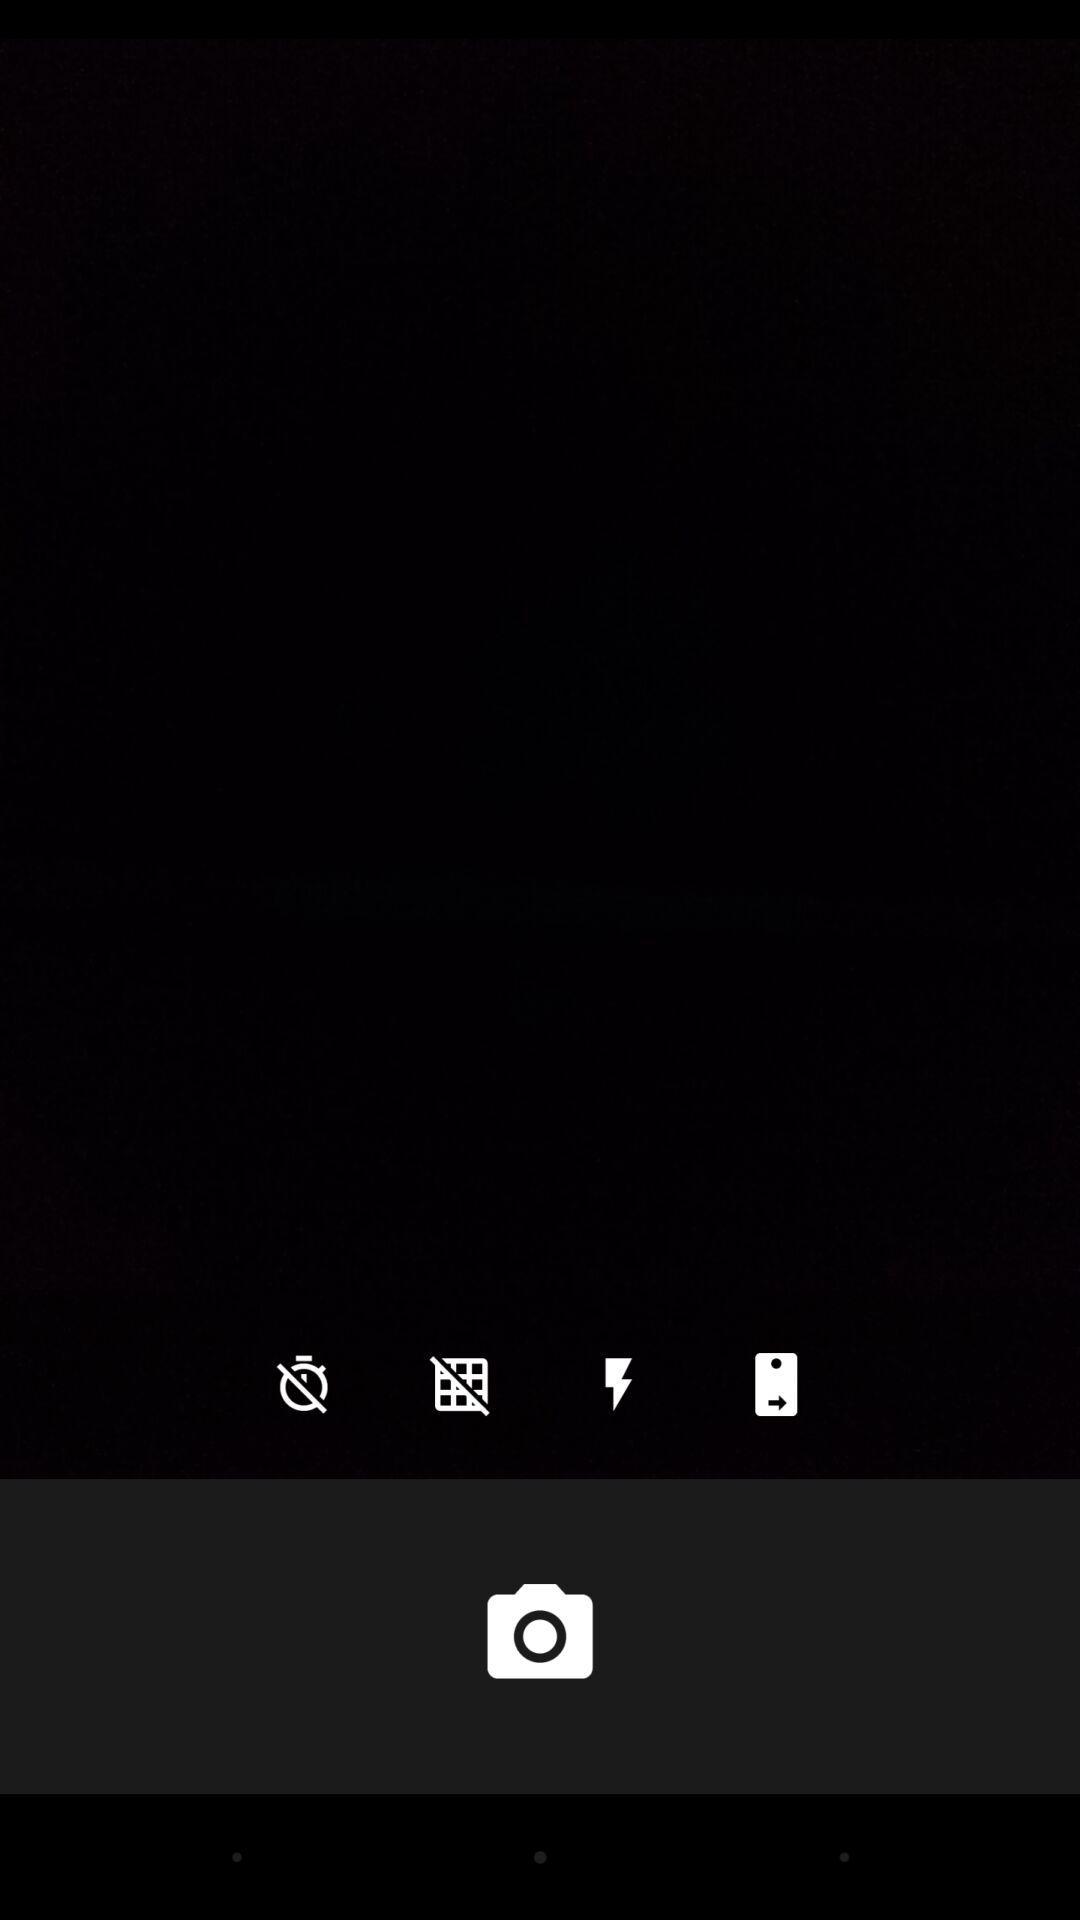 This screenshot has width=1080, height=1920. I want to click on the icon at the bottom right corner, so click(775, 1383).